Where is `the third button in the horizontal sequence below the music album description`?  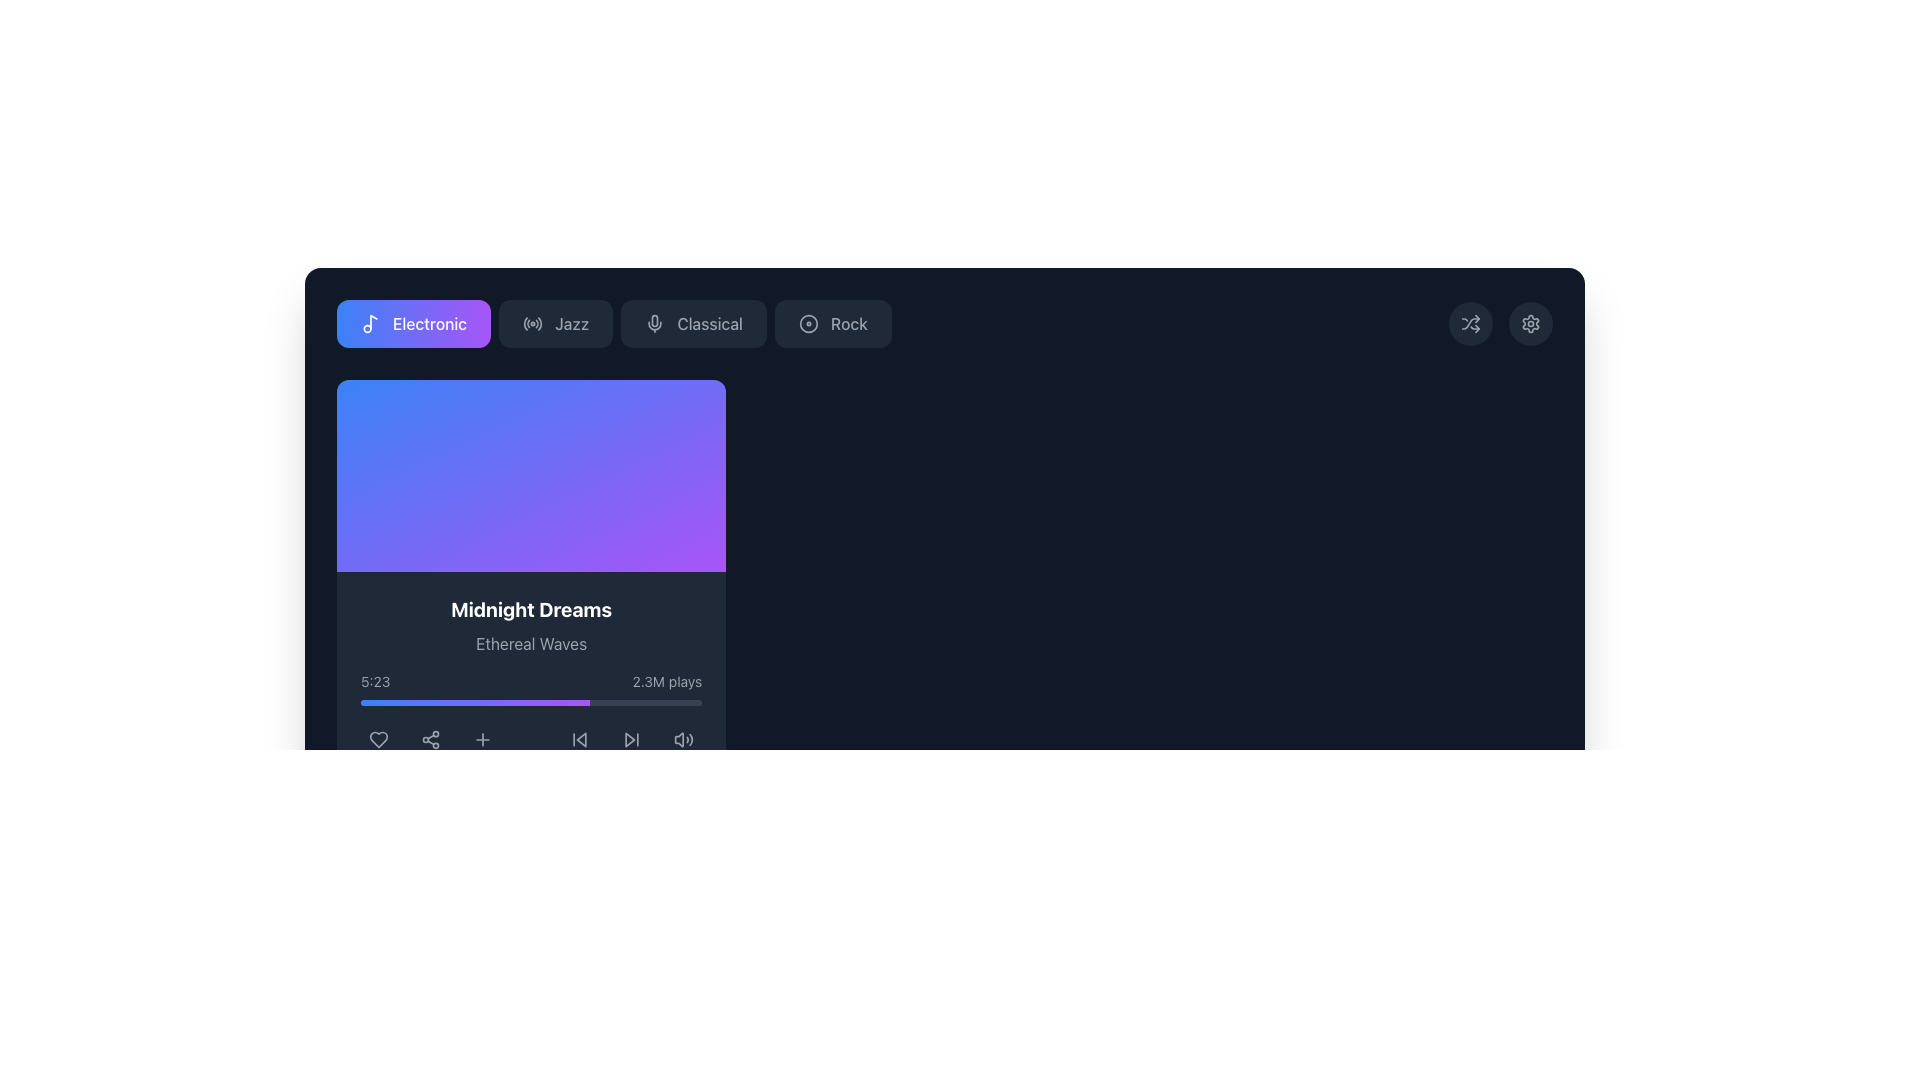 the third button in the horizontal sequence below the music album description is located at coordinates (483, 740).